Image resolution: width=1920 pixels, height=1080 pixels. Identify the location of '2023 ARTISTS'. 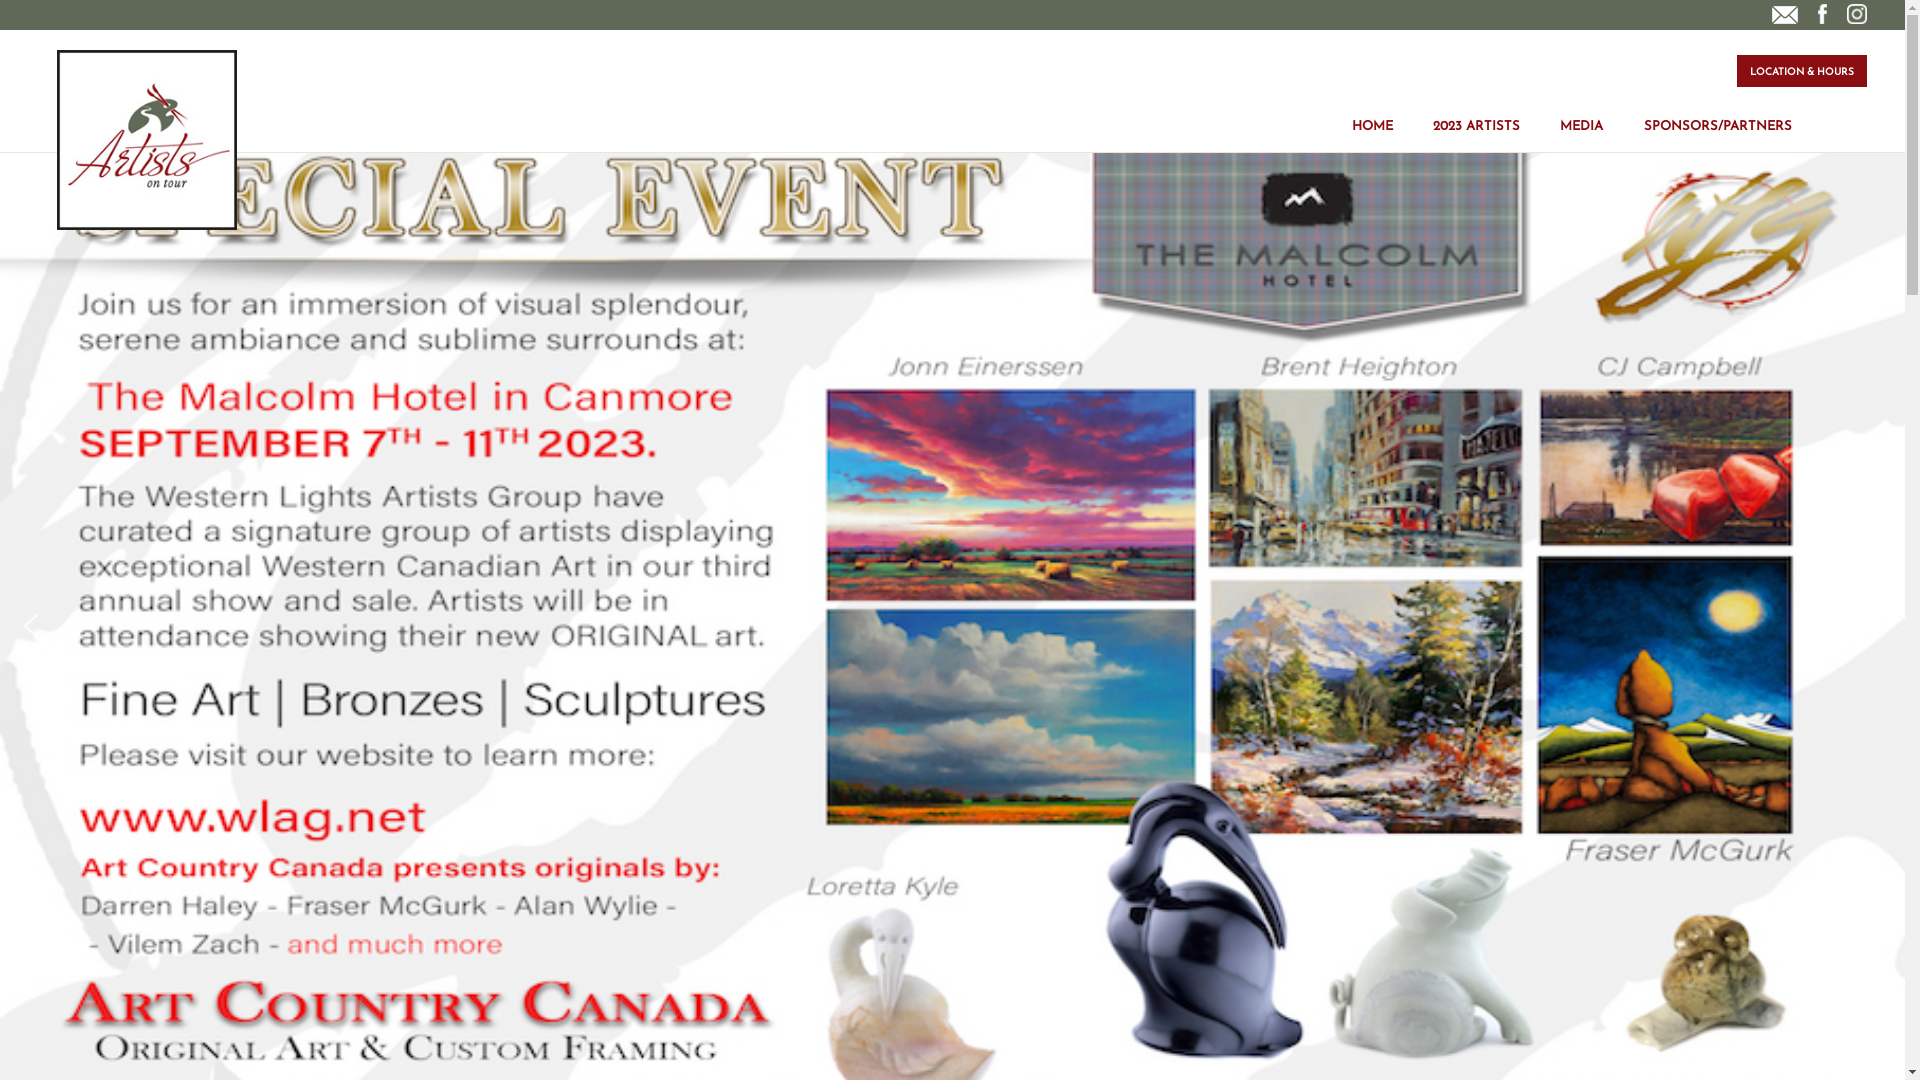
(1432, 111).